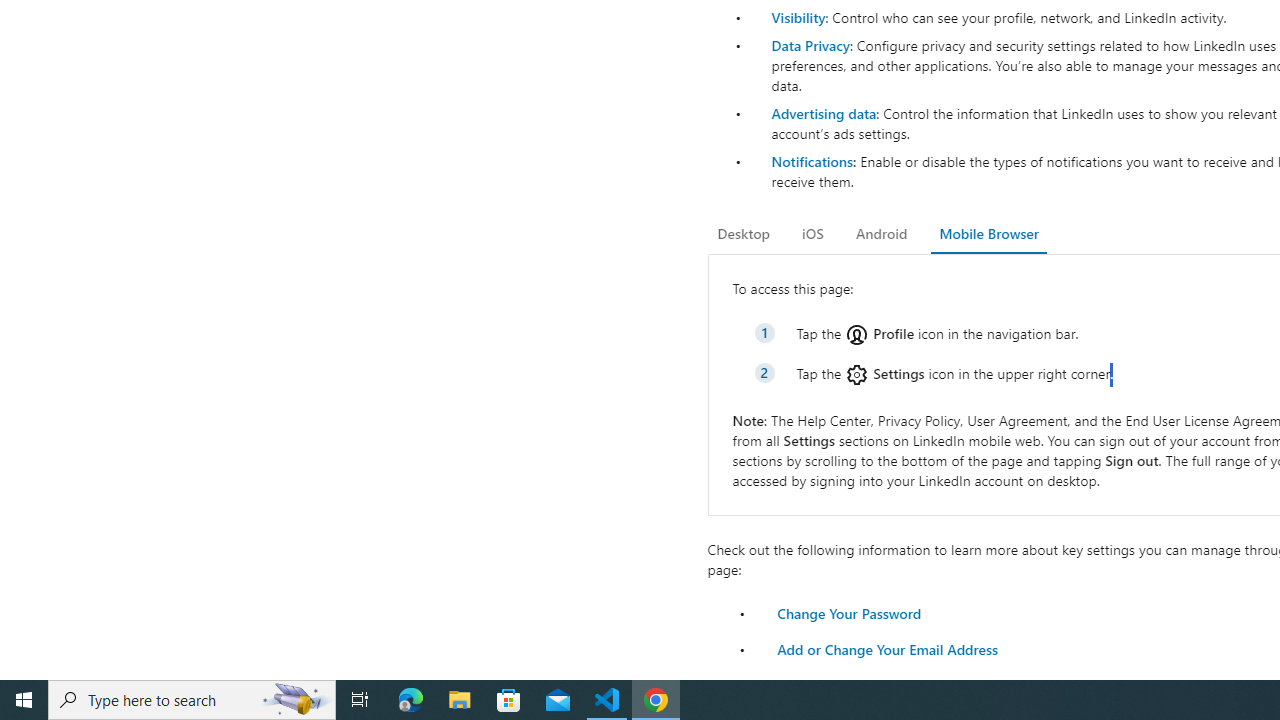  I want to click on 'Change Your Password', so click(849, 612).